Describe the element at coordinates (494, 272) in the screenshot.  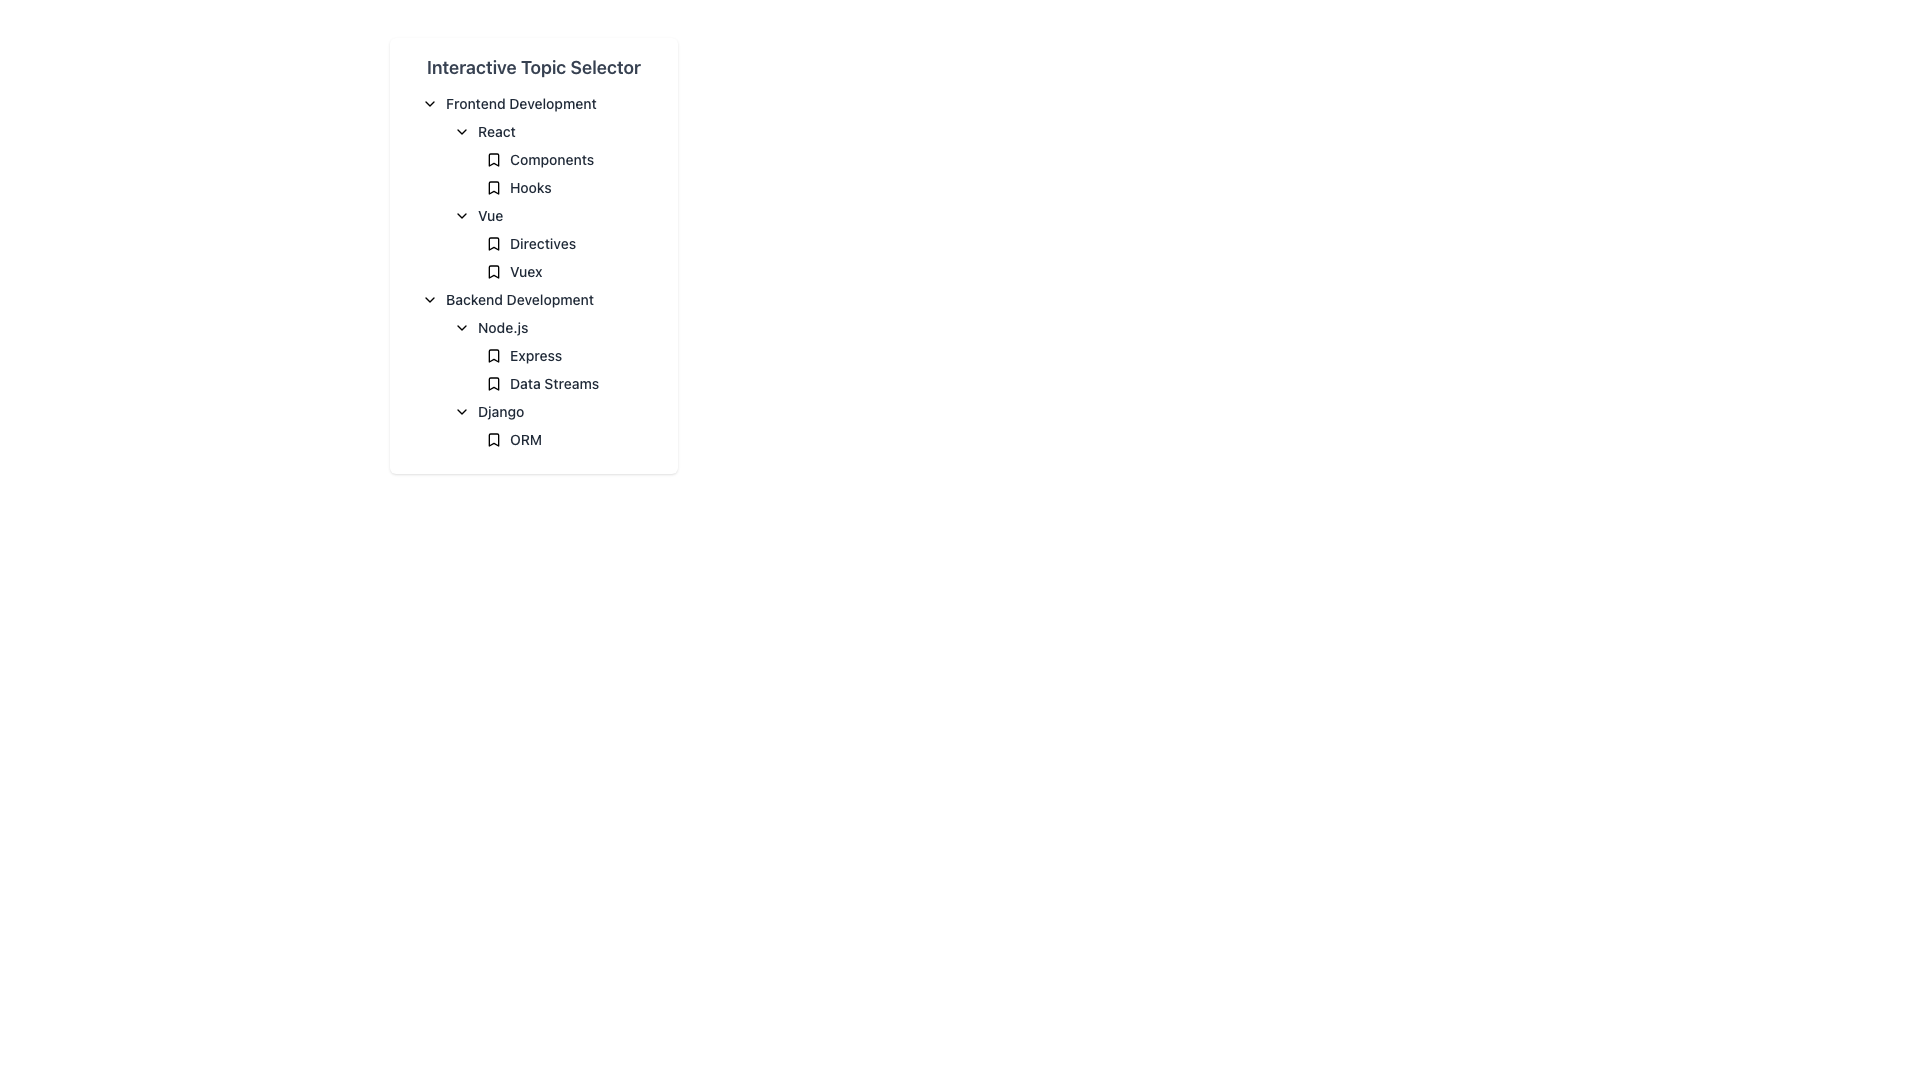
I see `the icon representing the 'Vuex' item located in the 'Vue' section of the hierarchical topic selector` at that location.